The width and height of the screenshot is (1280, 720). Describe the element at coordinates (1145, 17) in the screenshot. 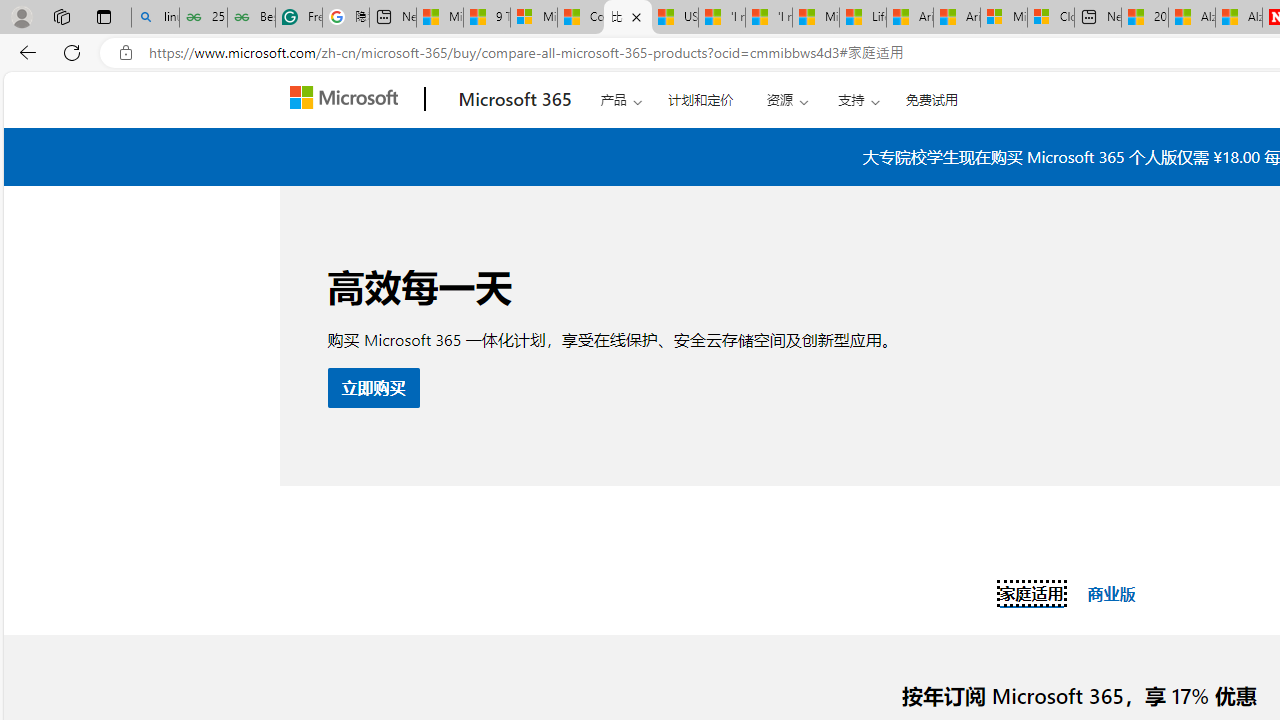

I see `'20 Ways to Boost Your Protein Intake at Every Meal'` at that location.